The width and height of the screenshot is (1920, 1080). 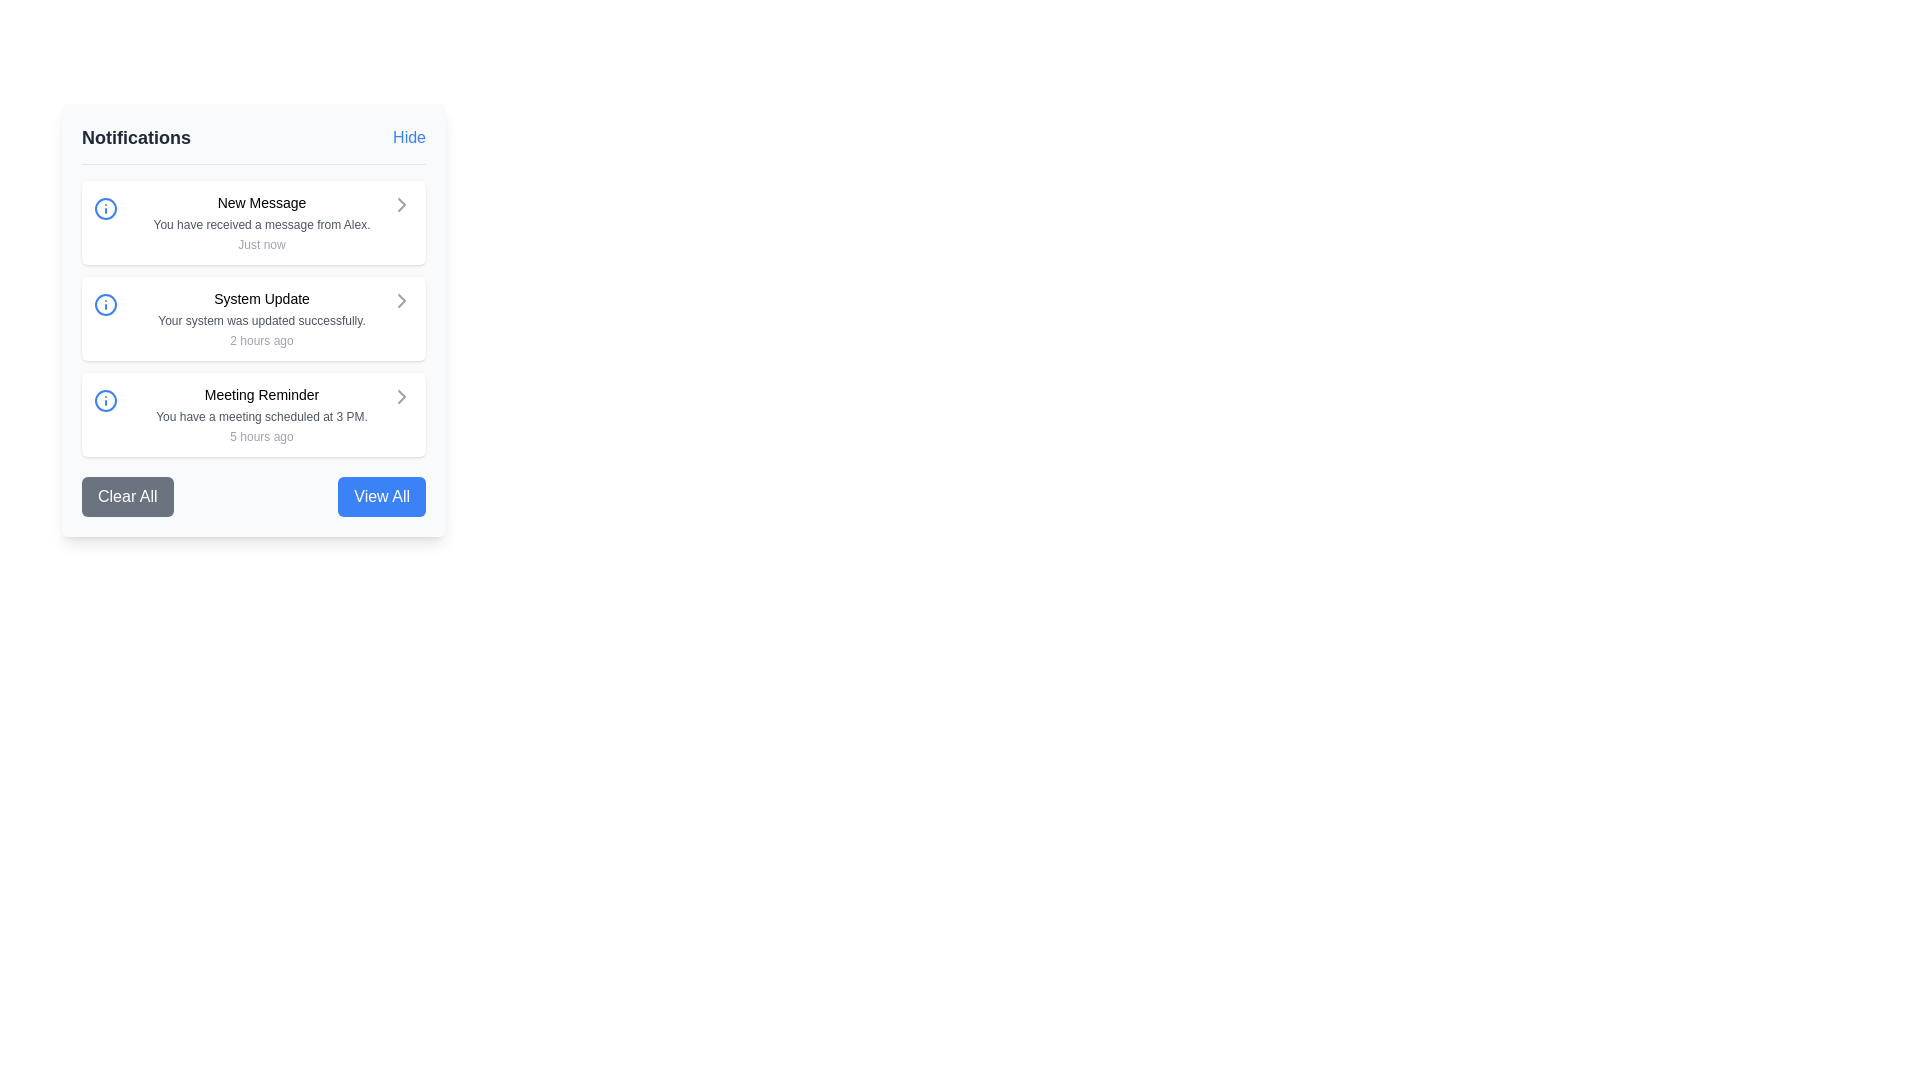 What do you see at coordinates (261, 223) in the screenshot?
I see `notification details of the 'New Message' text layout that includes the title, description, and timestamp` at bounding box center [261, 223].